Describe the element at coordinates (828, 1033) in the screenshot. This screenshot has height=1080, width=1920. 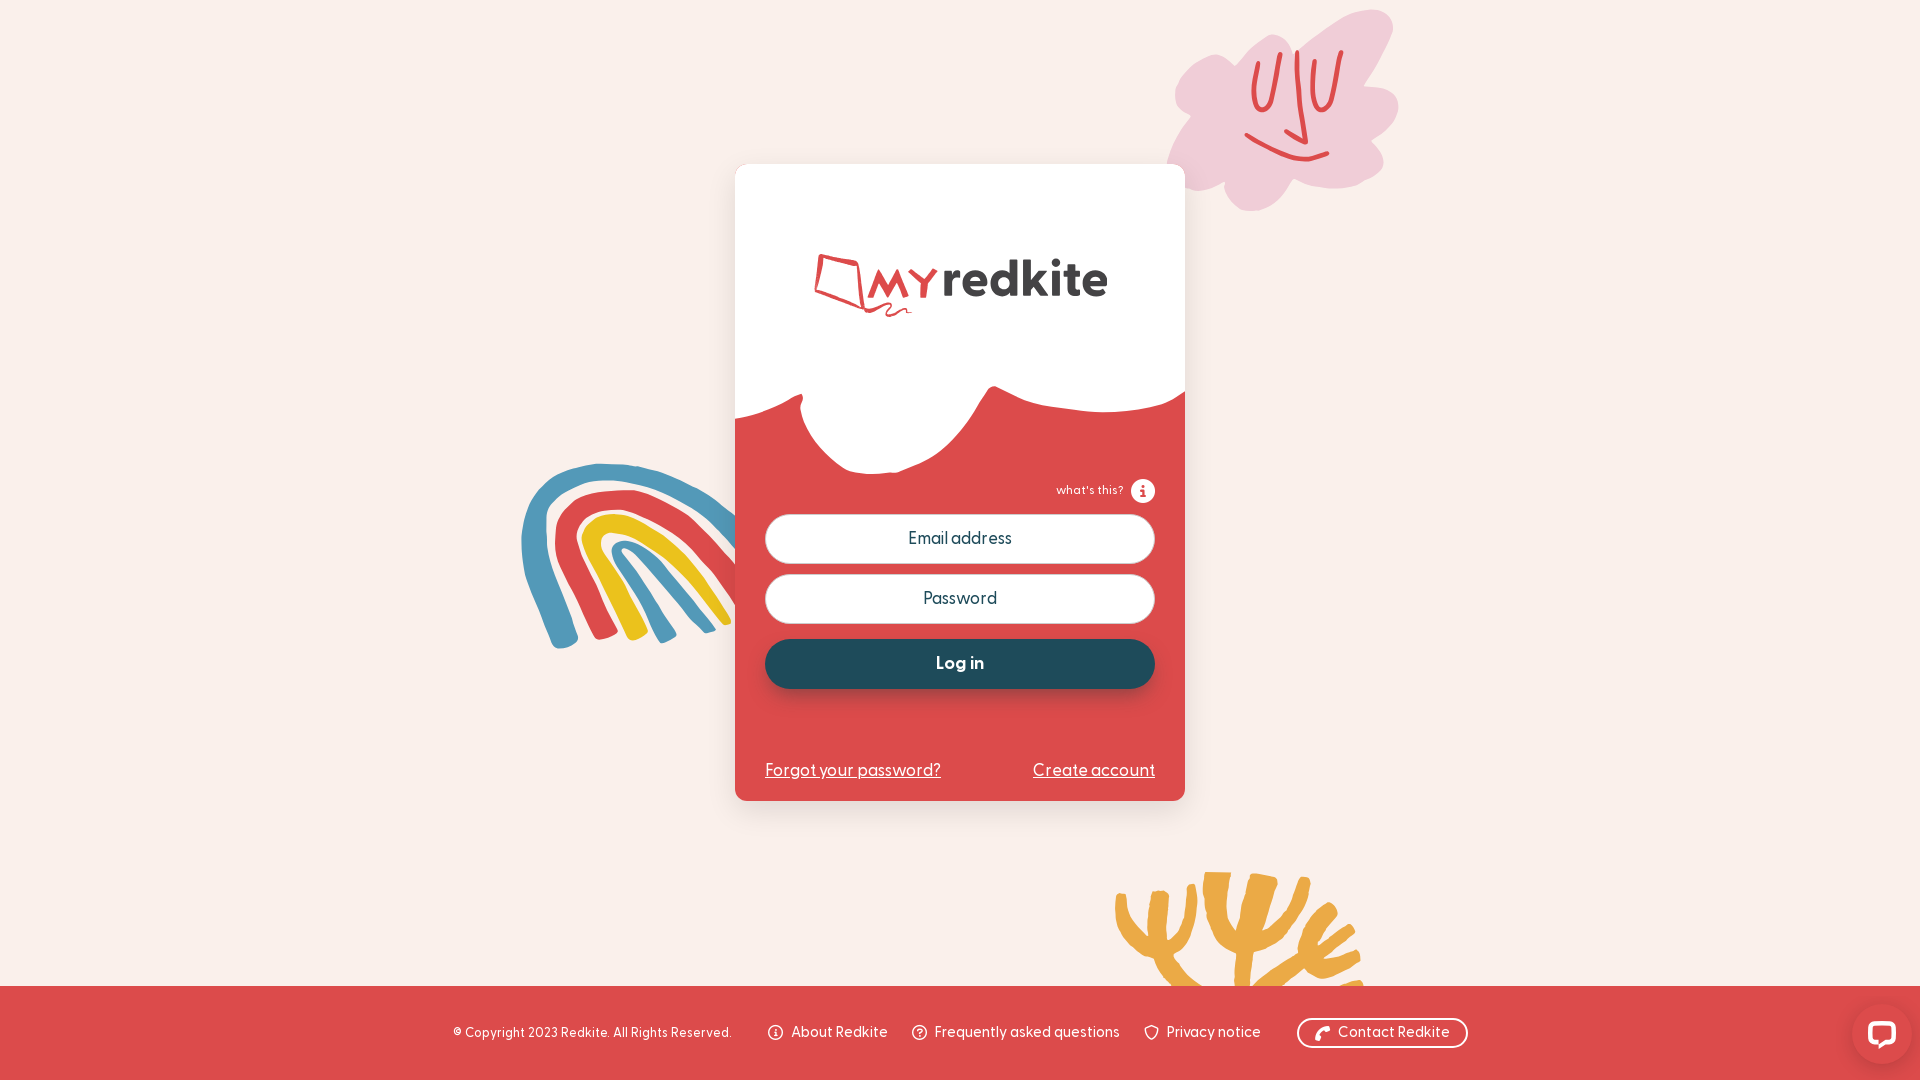
I see `'About Redkite'` at that location.